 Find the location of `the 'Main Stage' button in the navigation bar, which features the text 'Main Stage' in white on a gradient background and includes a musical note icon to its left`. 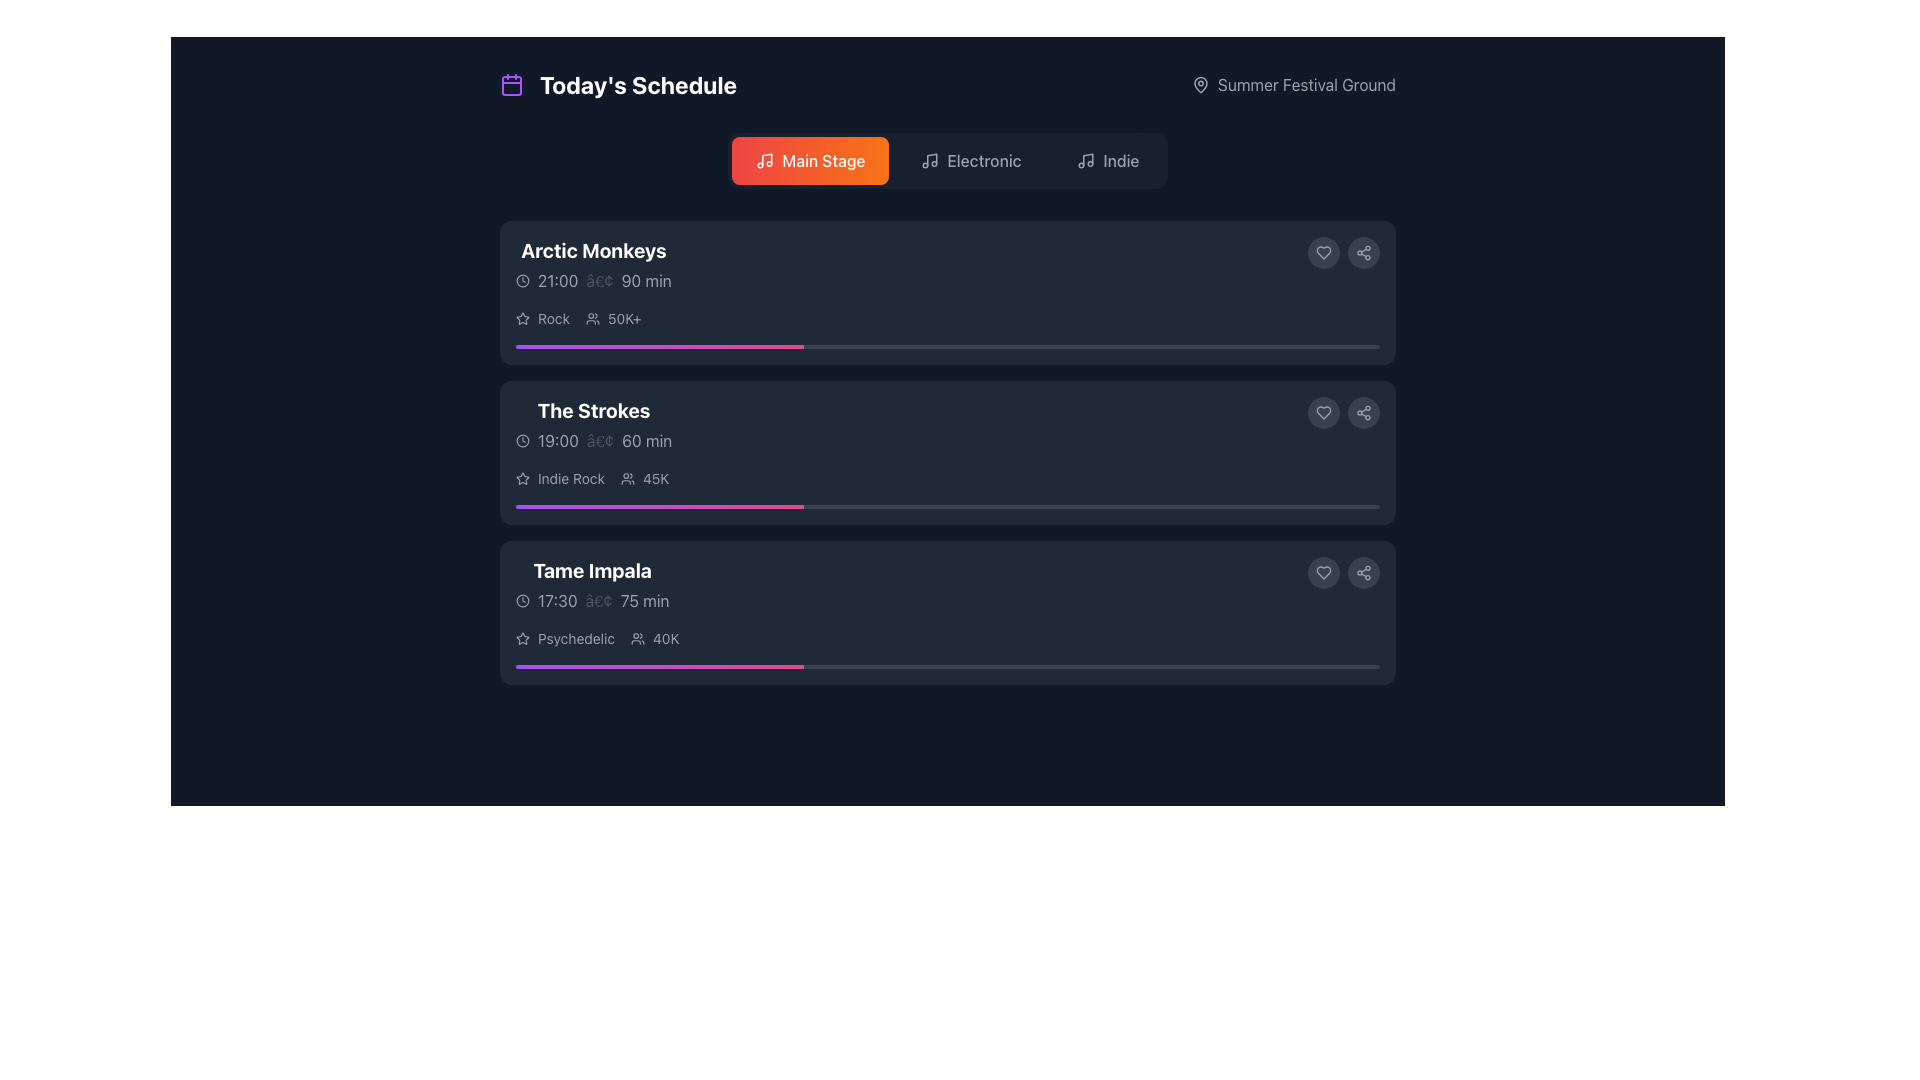

the 'Main Stage' button in the navigation bar, which features the text 'Main Stage' in white on a gradient background and includes a musical note icon to its left is located at coordinates (823, 160).